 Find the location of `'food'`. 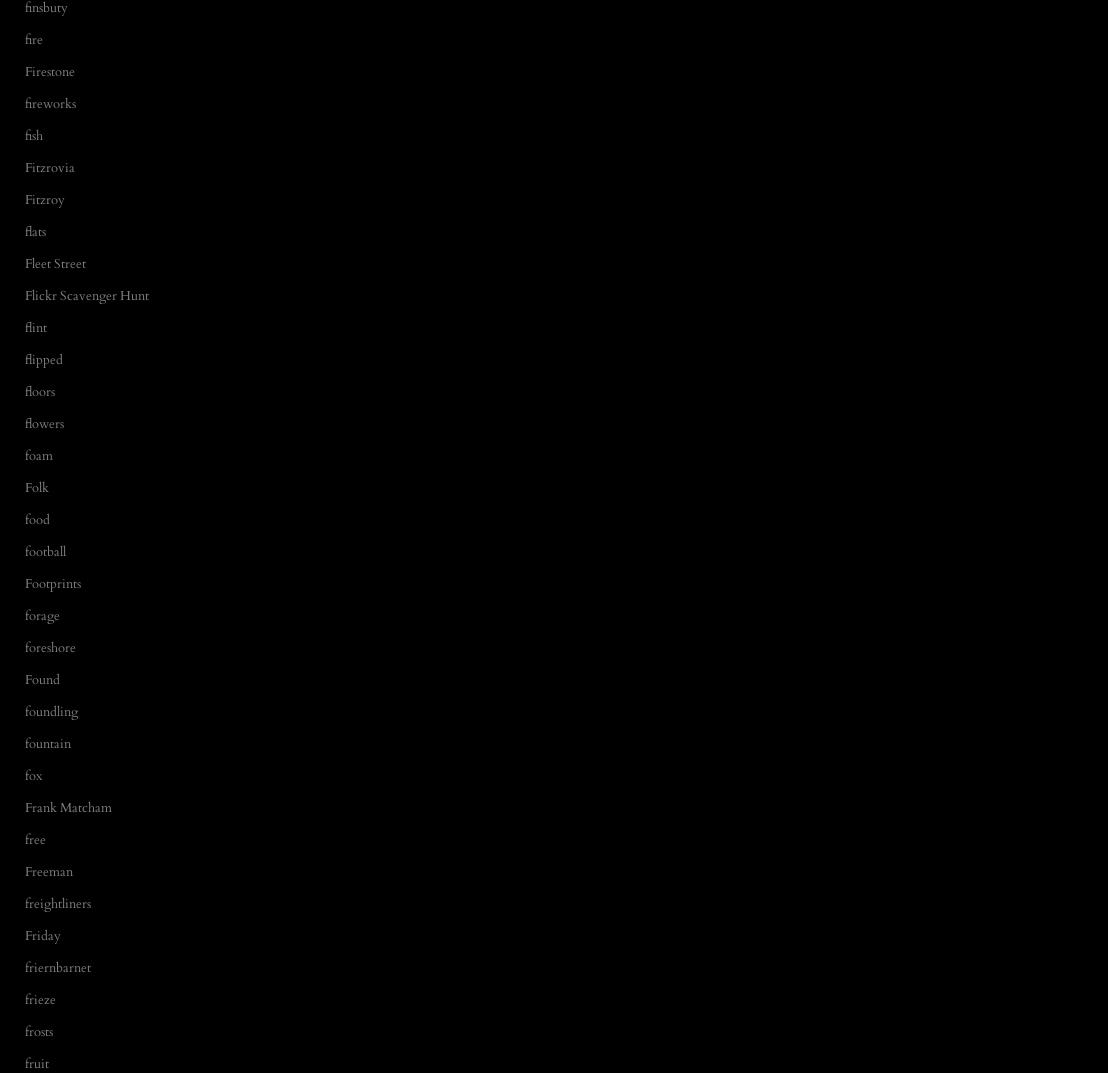

'food' is located at coordinates (25, 518).